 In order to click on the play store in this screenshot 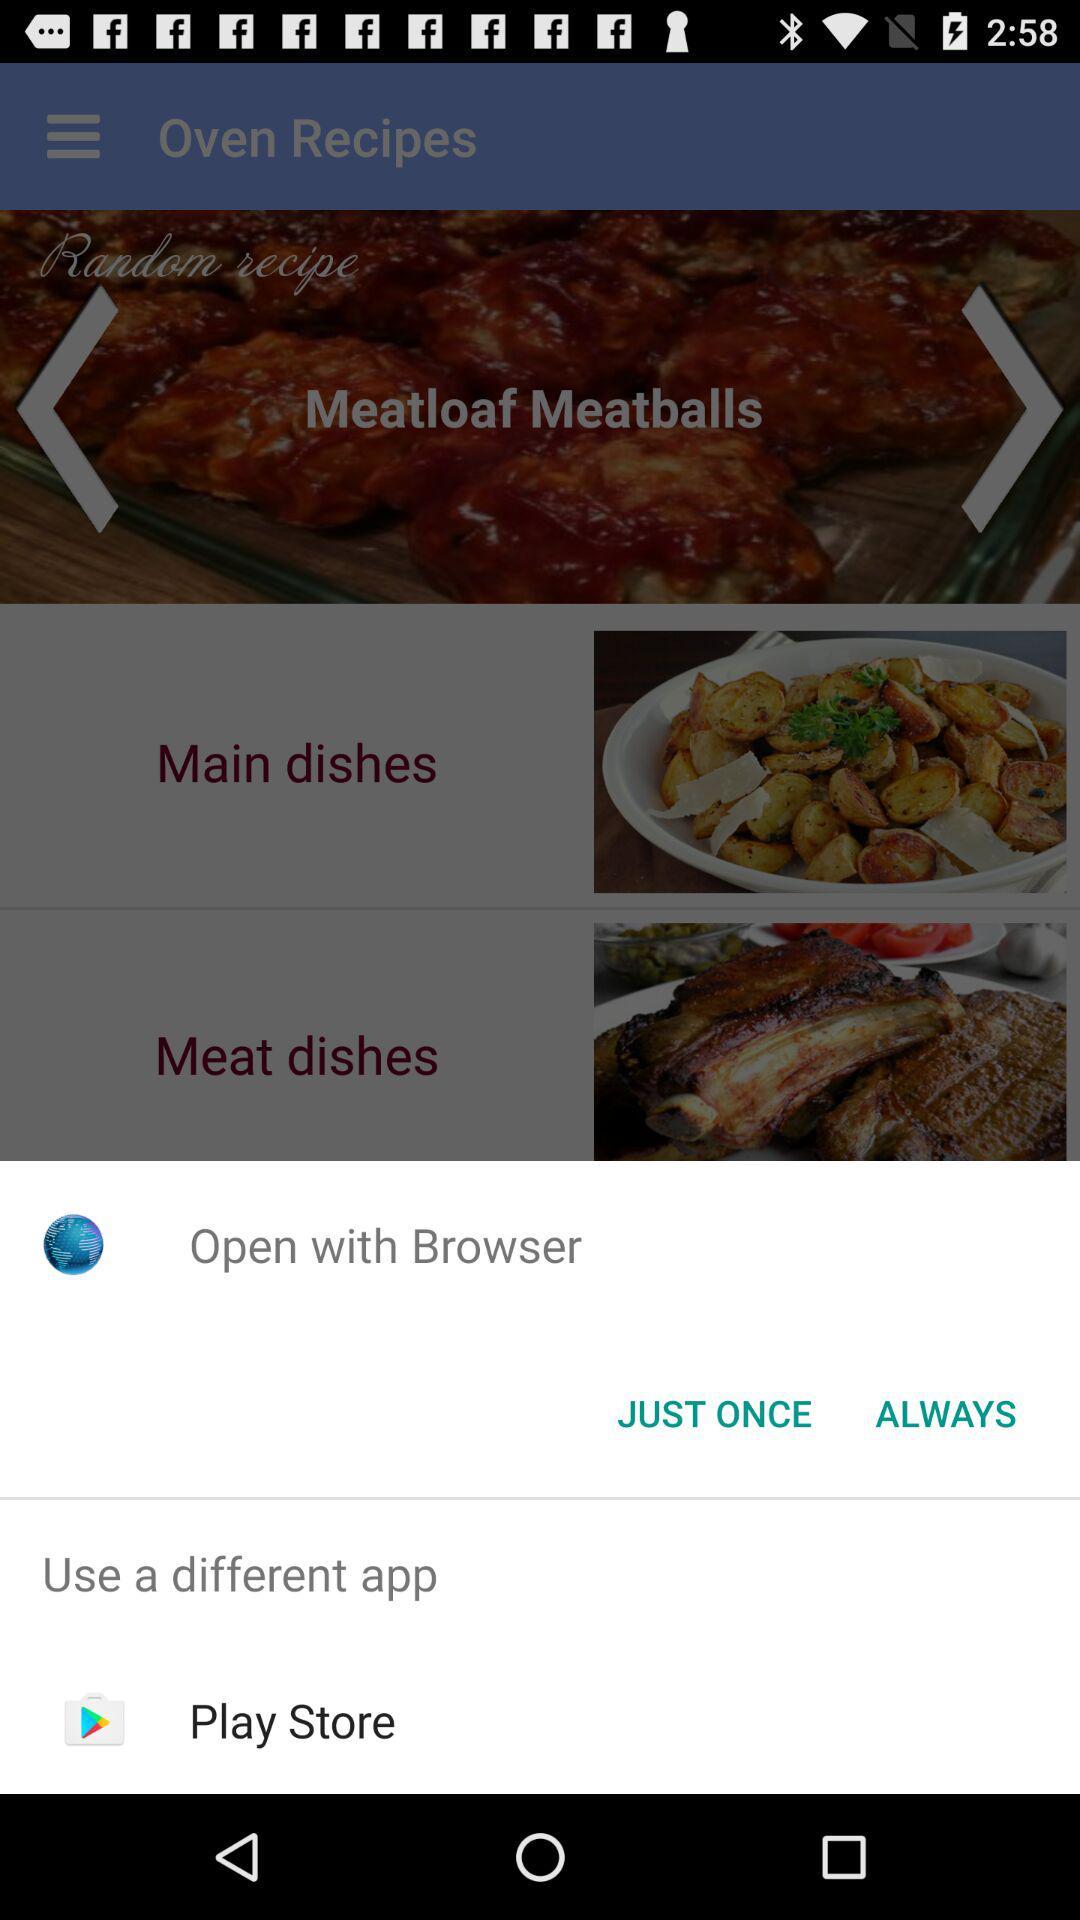, I will do `click(292, 1719)`.